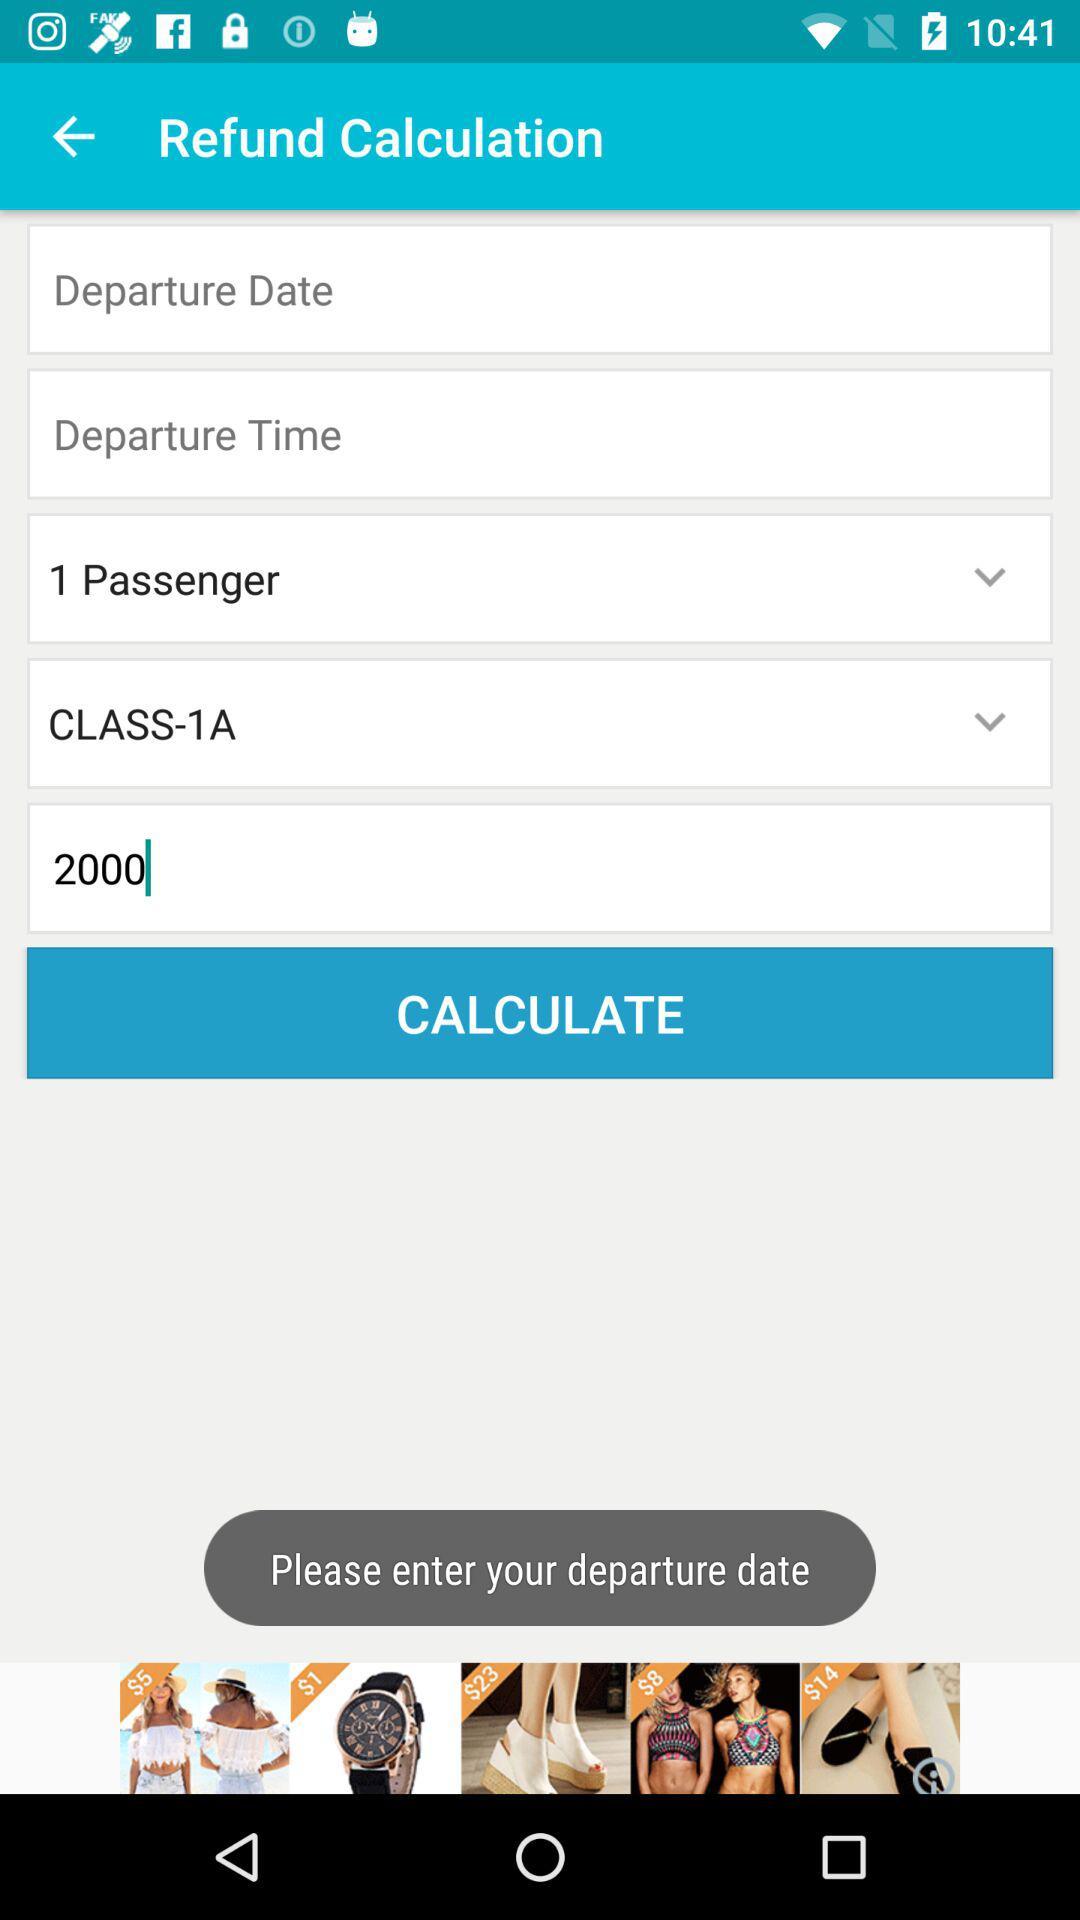 This screenshot has width=1080, height=1920. Describe the element at coordinates (540, 1727) in the screenshot. I see `advertisement banner` at that location.